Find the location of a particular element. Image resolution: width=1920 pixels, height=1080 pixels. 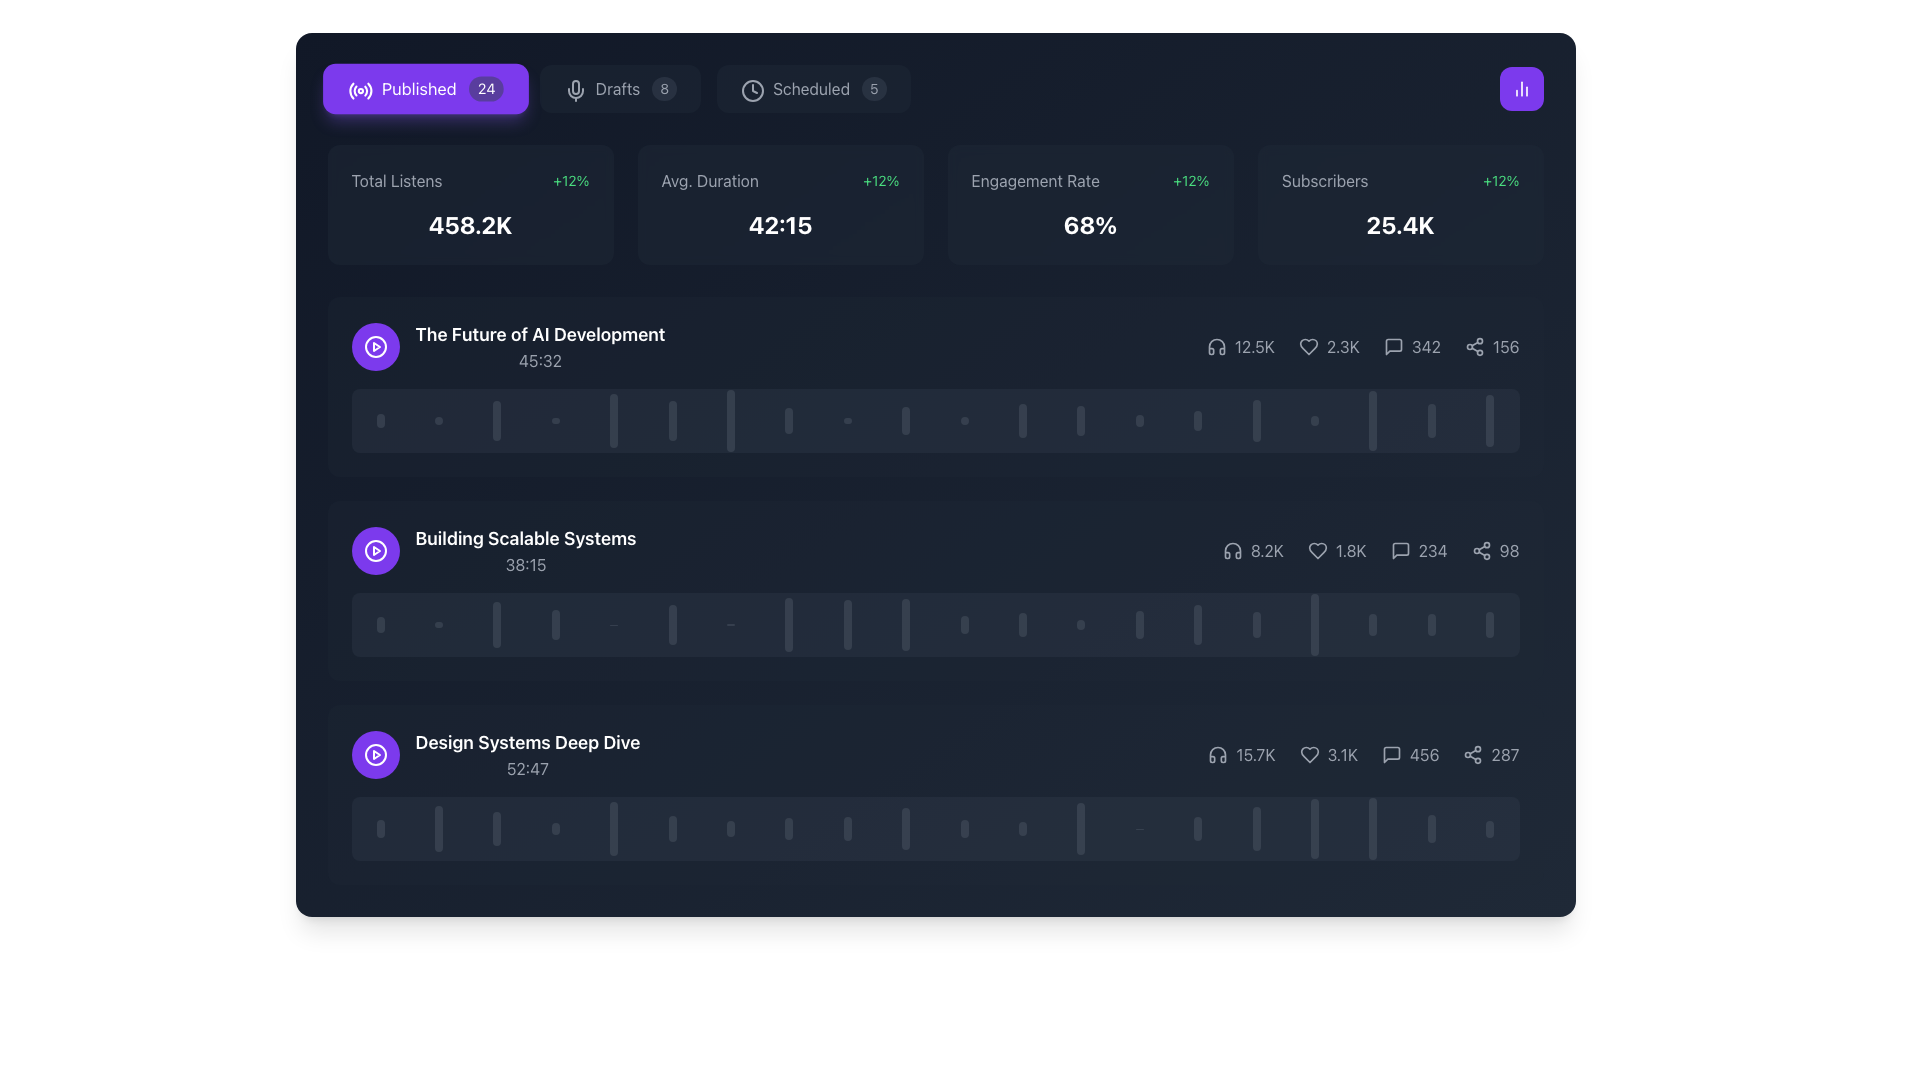

the like icon located in the interaction bar for the content entry titled 'Building Scalable Systems' to like or unlike the content is located at coordinates (1317, 551).